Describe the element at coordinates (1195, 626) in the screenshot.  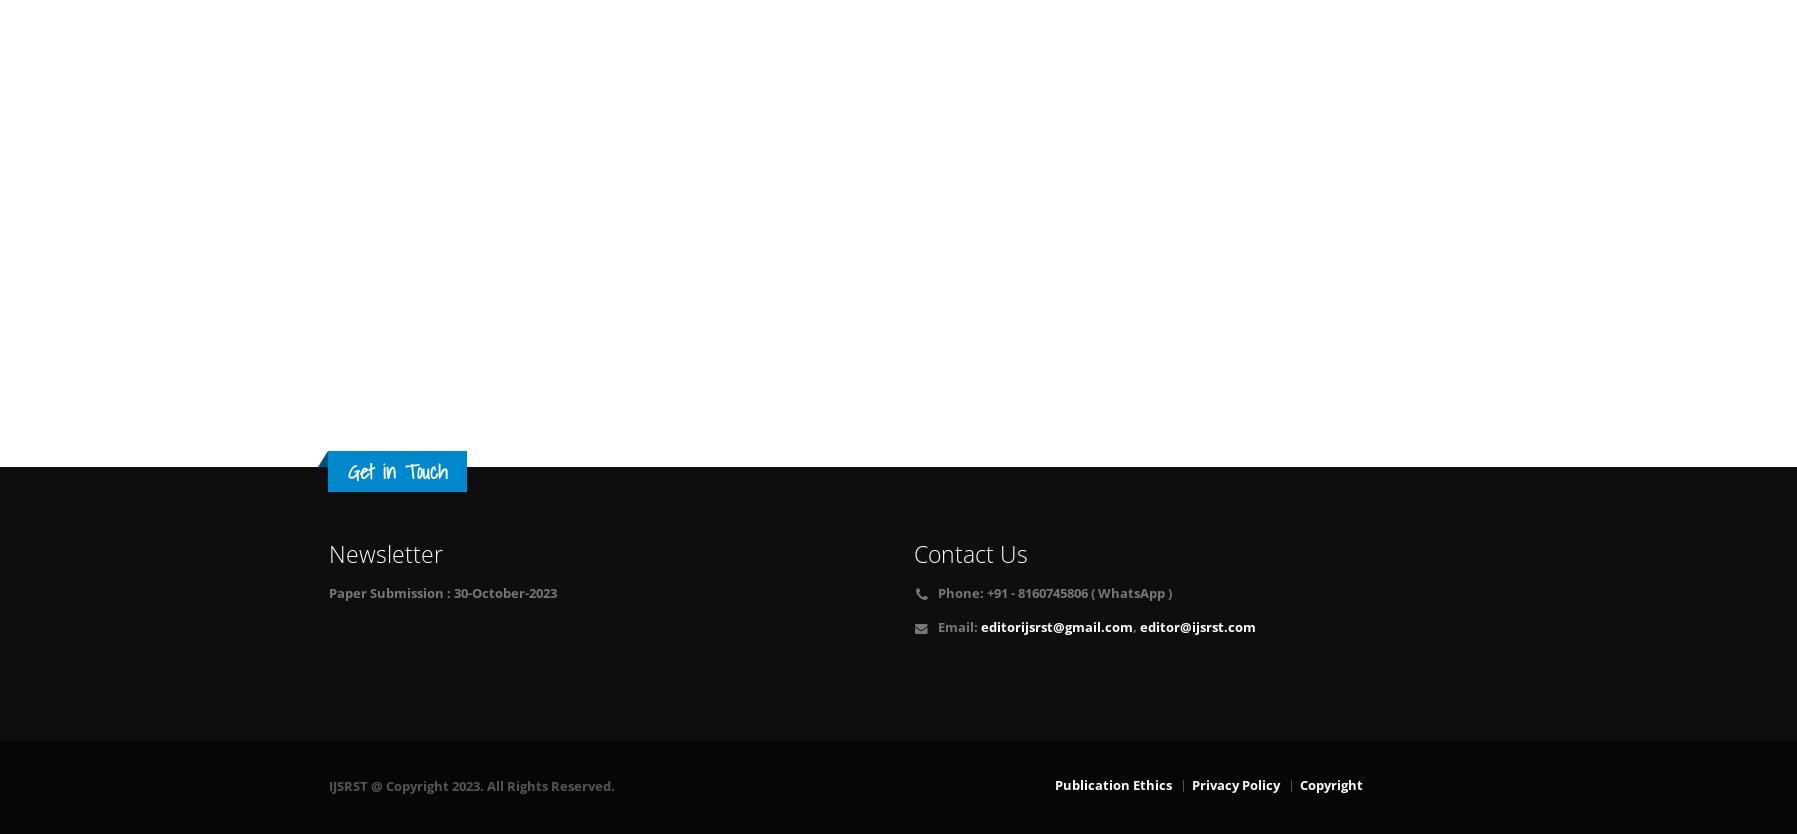
I see `'editor@ijsrst.com'` at that location.